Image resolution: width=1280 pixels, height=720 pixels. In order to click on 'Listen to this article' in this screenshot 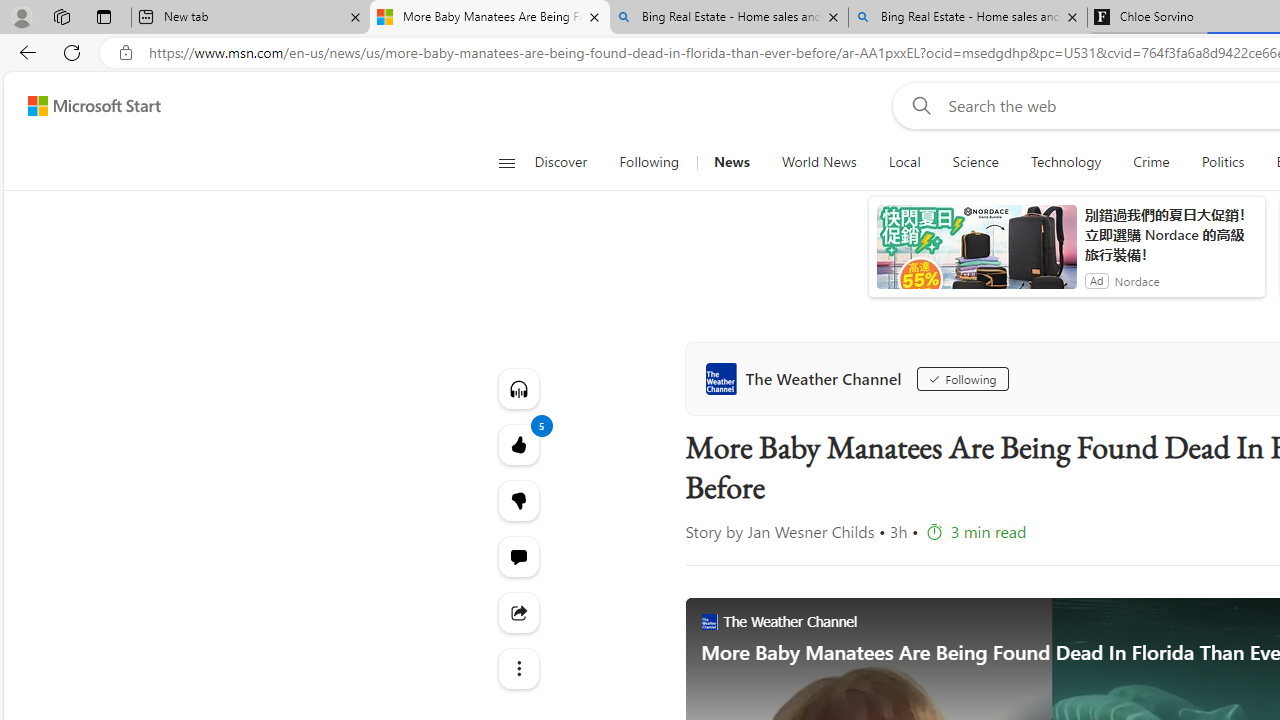, I will do `click(518, 388)`.